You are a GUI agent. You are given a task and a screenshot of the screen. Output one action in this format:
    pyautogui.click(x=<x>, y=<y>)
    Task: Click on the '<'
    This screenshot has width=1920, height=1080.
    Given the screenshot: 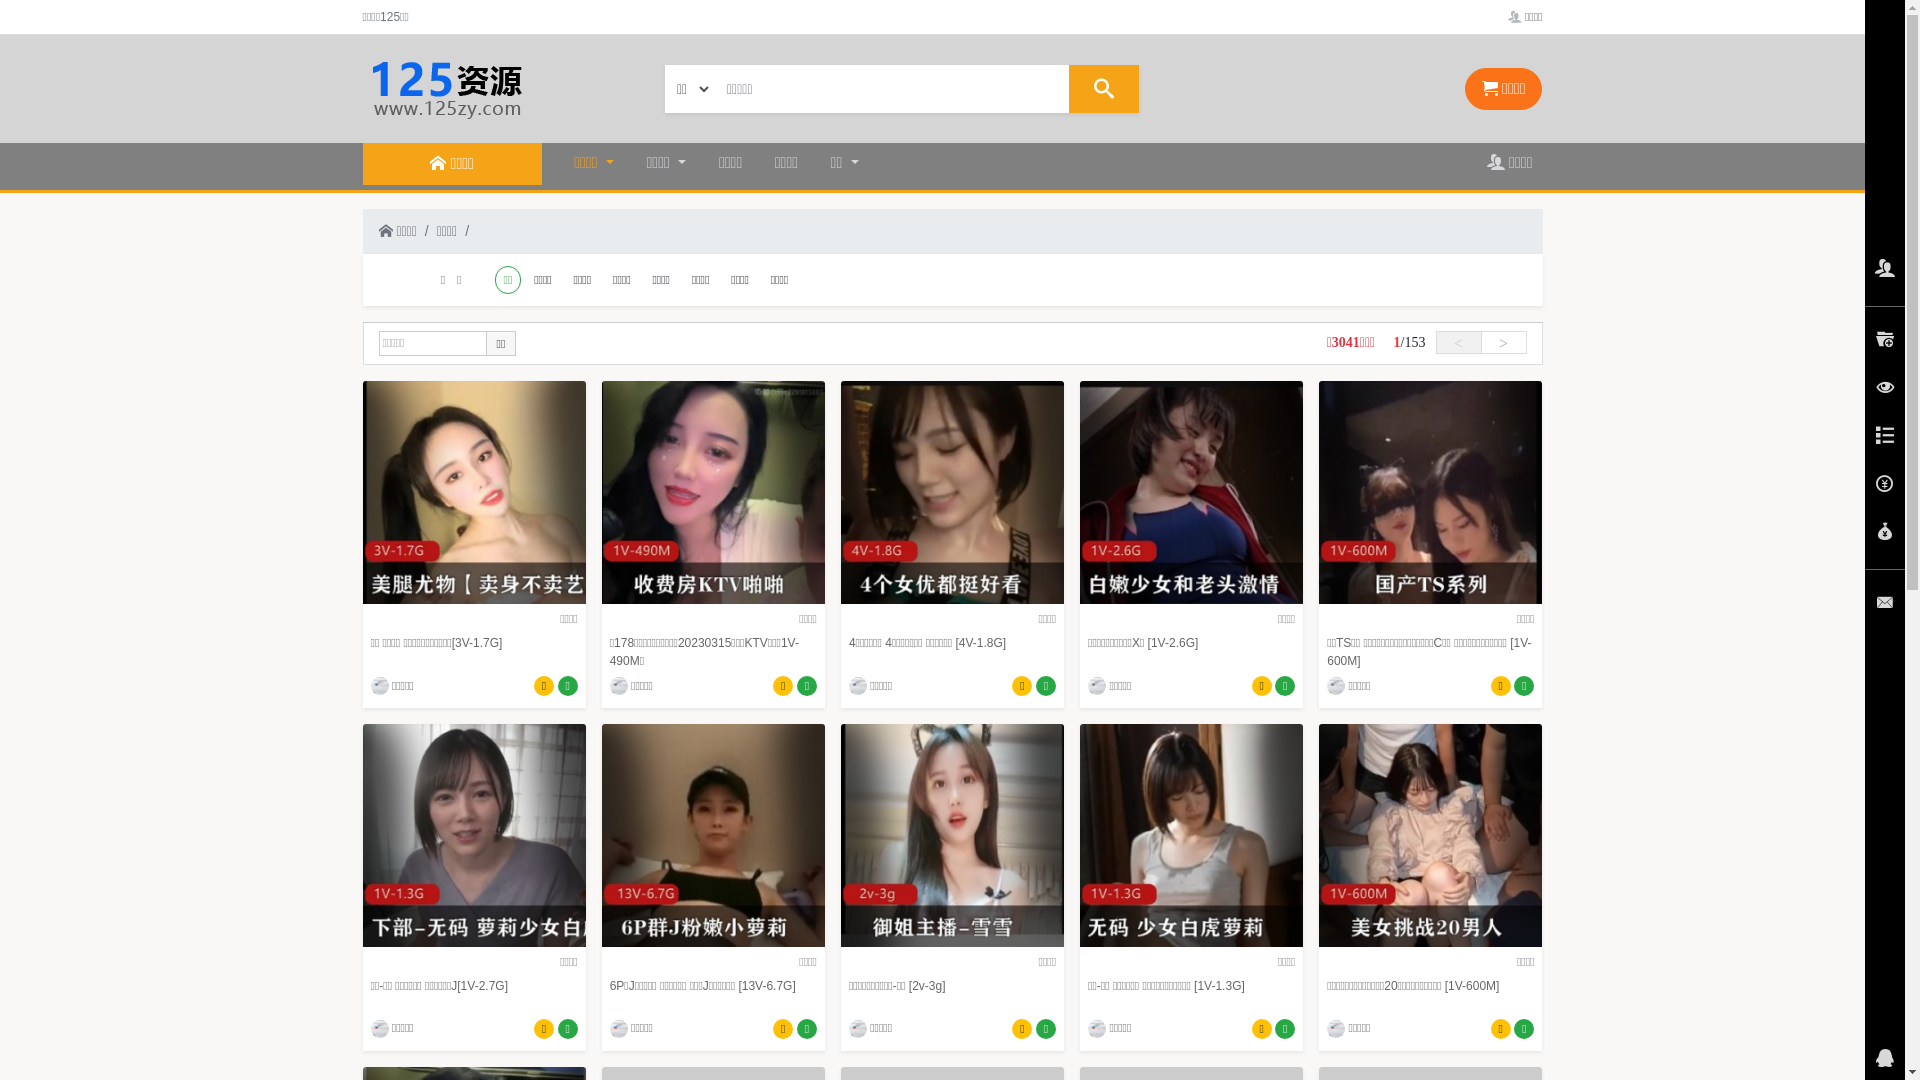 What is the action you would take?
    pyautogui.click(x=1459, y=341)
    